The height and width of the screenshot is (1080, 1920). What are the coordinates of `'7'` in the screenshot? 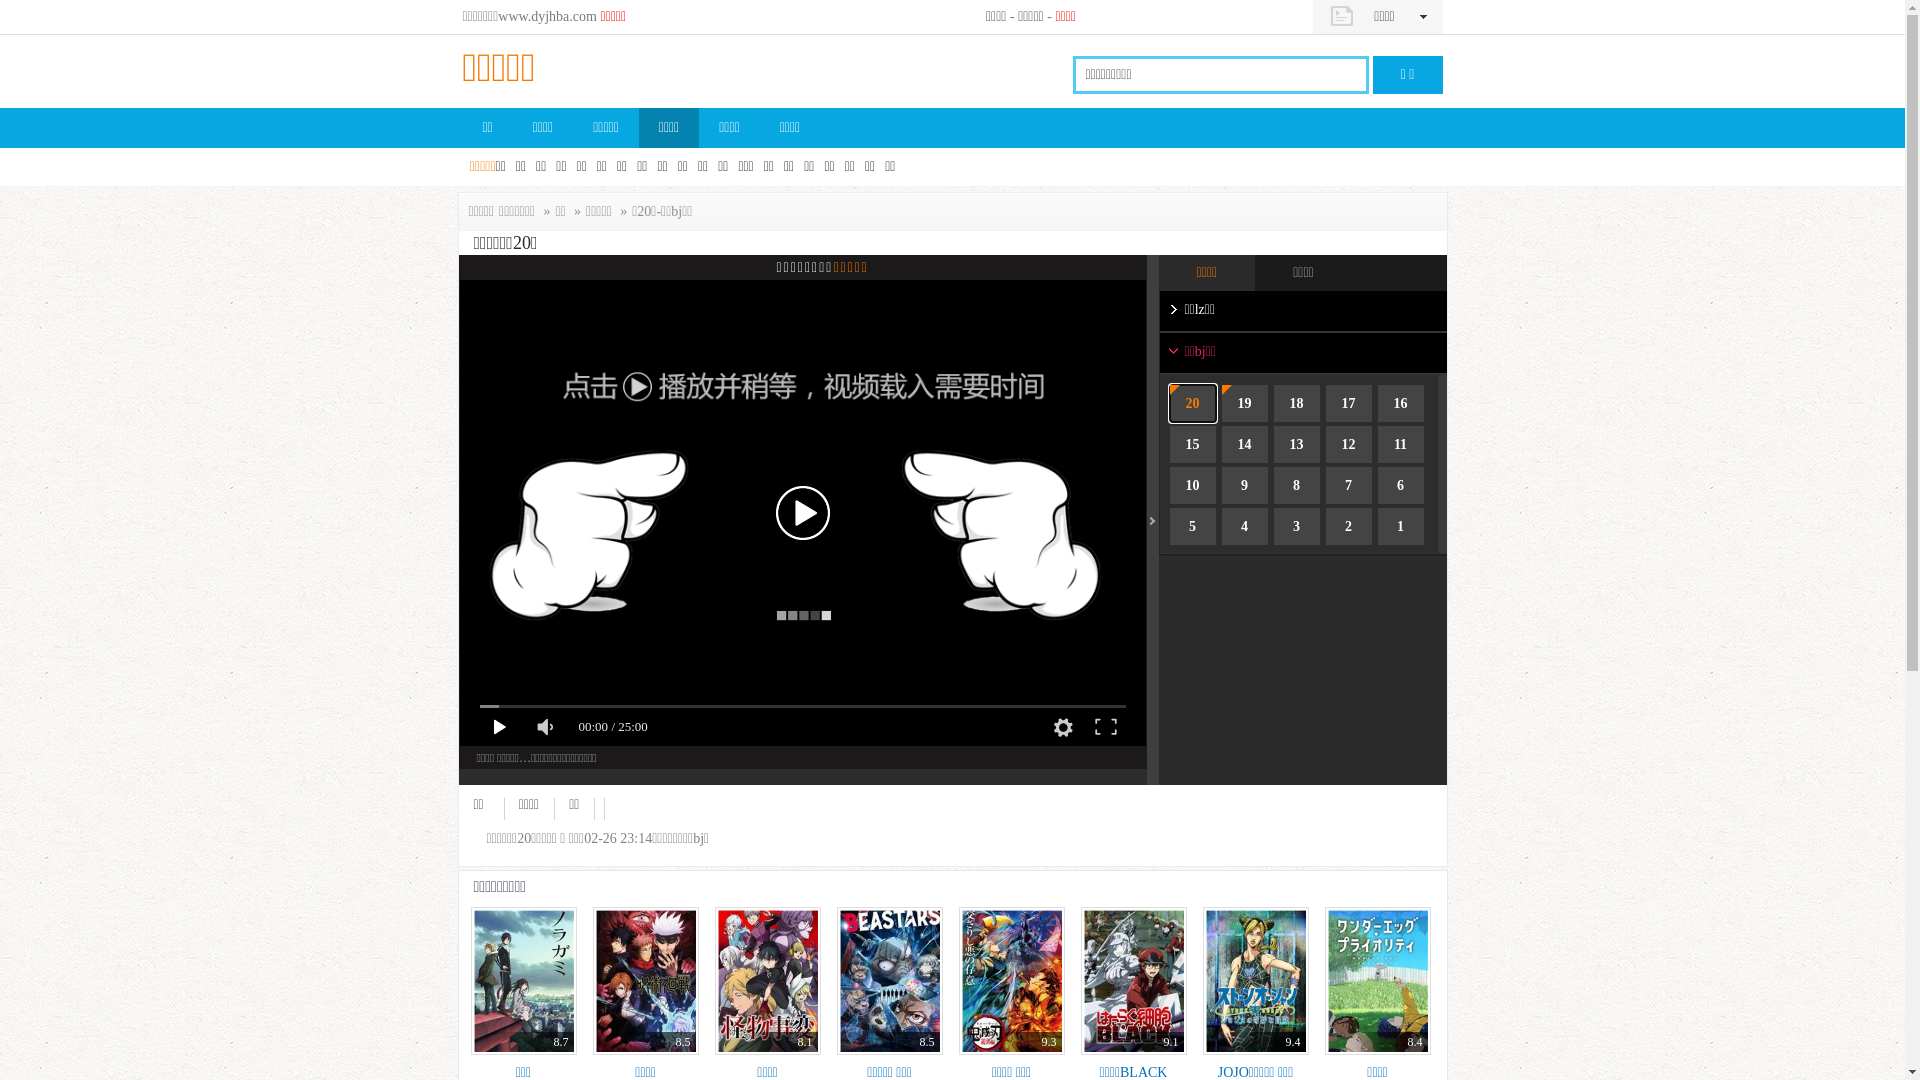 It's located at (1348, 485).